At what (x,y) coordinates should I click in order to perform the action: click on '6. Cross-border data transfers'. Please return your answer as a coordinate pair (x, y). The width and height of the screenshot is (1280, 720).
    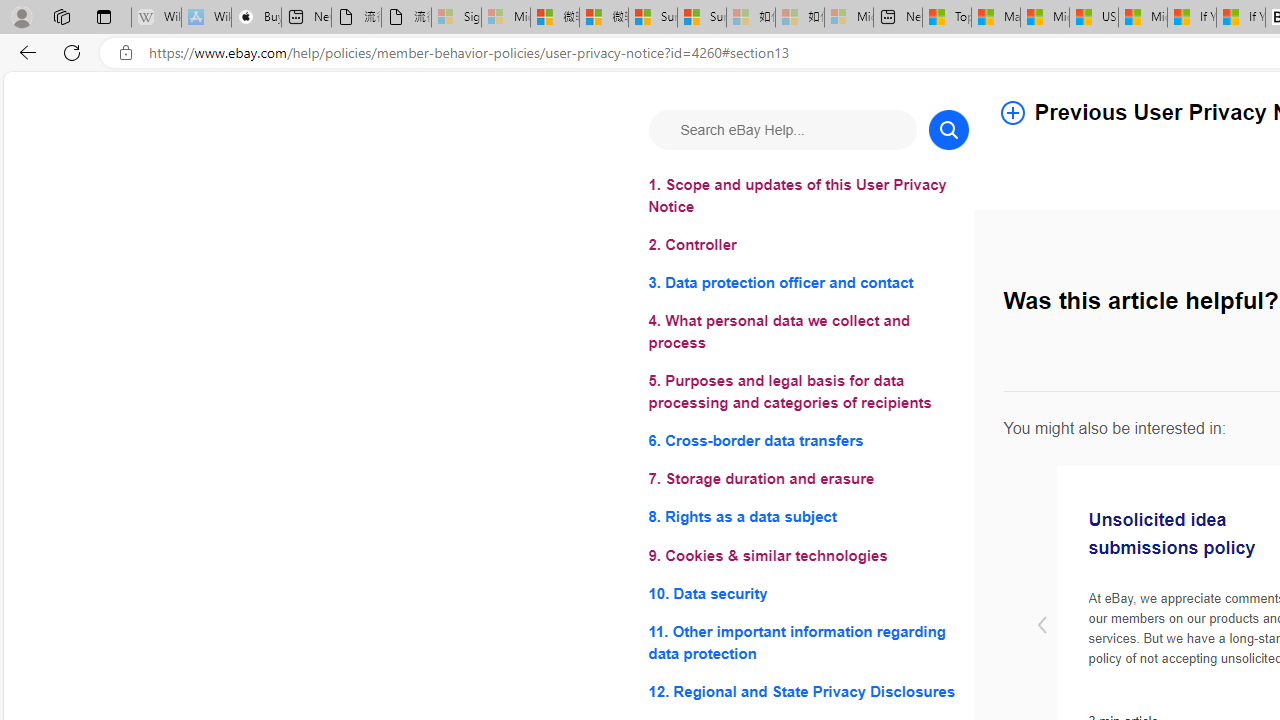
    Looking at the image, I should click on (808, 440).